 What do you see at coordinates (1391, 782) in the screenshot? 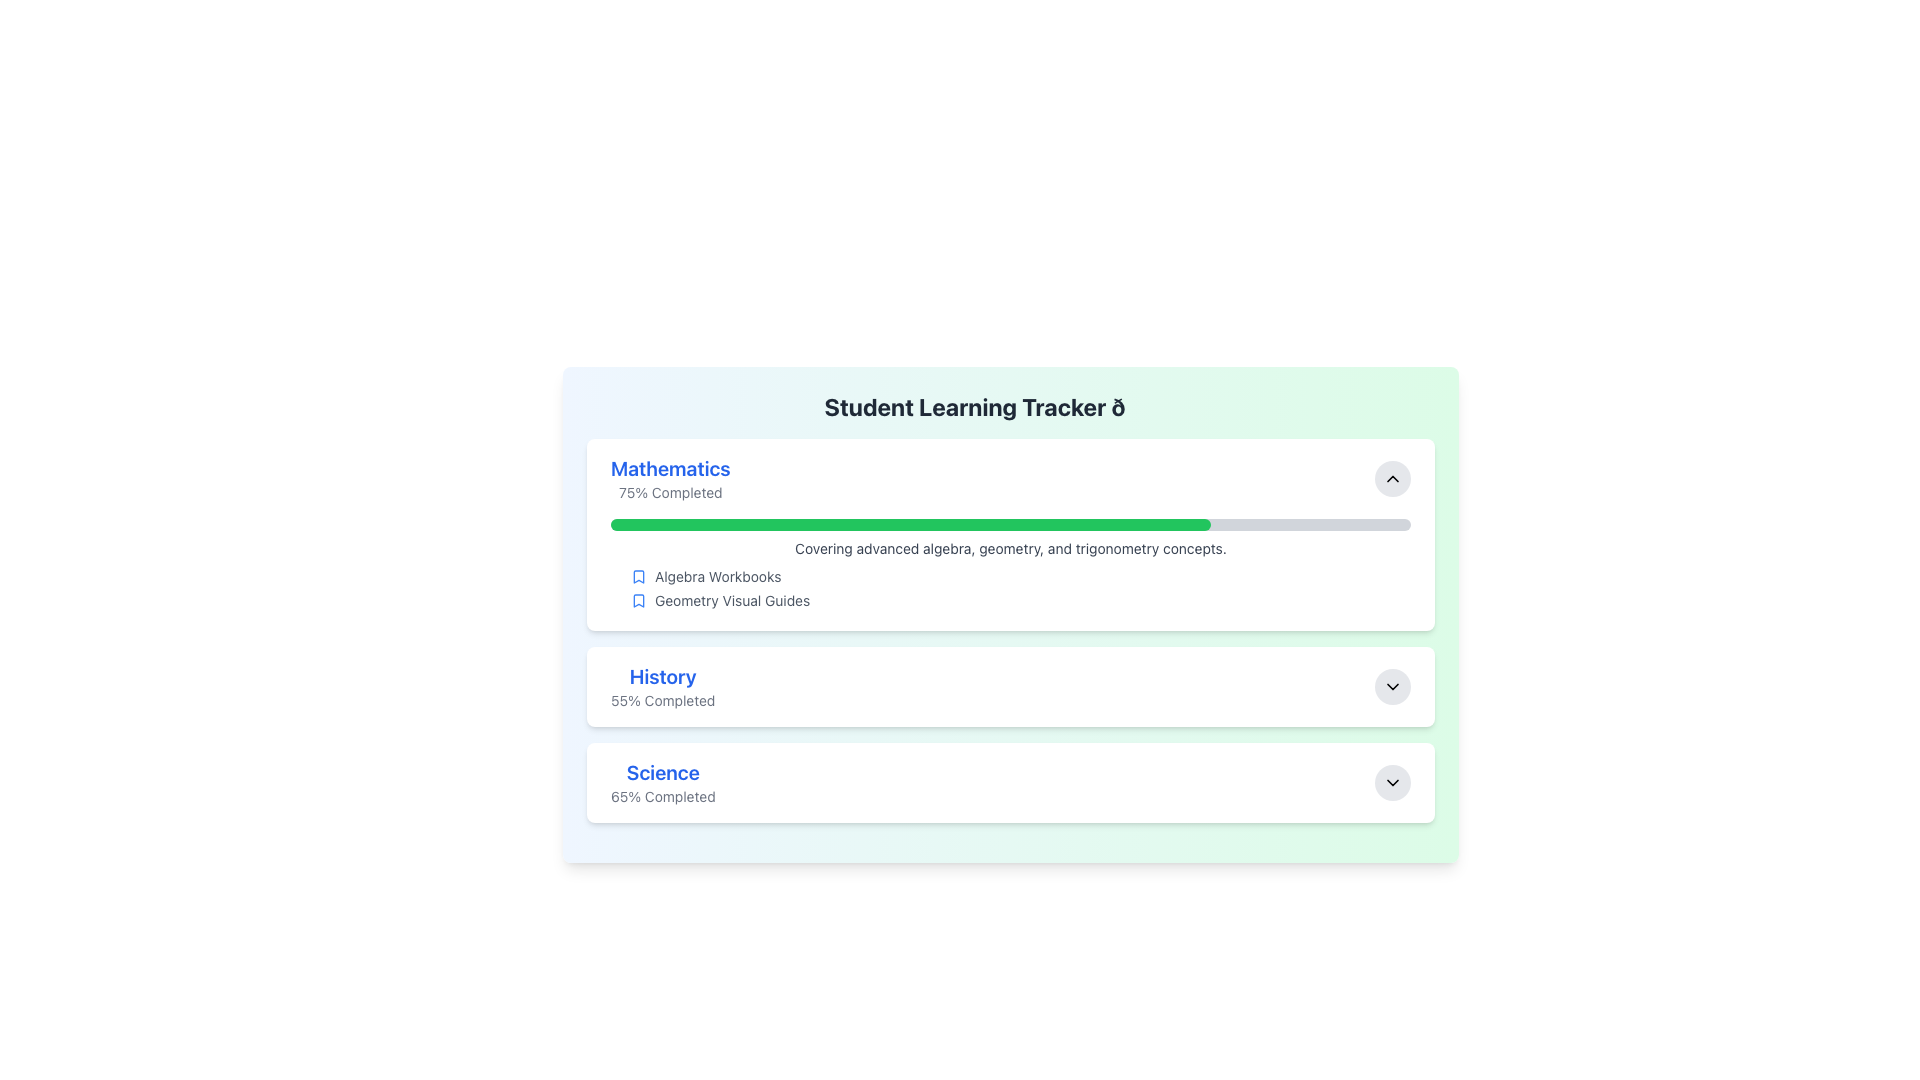
I see `the toggle button located at the far right side of the 'Science 65% Completed' section` at bounding box center [1391, 782].